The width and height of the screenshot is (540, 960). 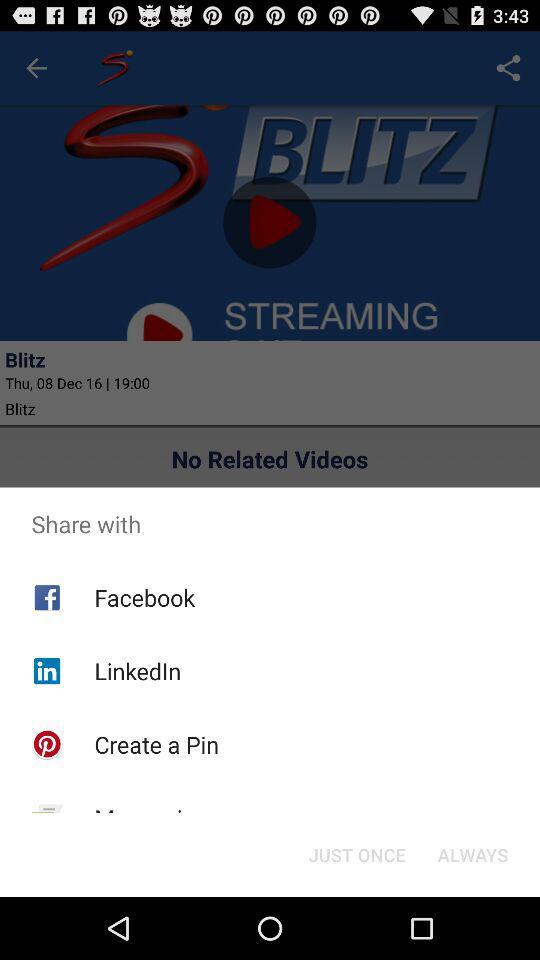 I want to click on create a pin, so click(x=155, y=743).